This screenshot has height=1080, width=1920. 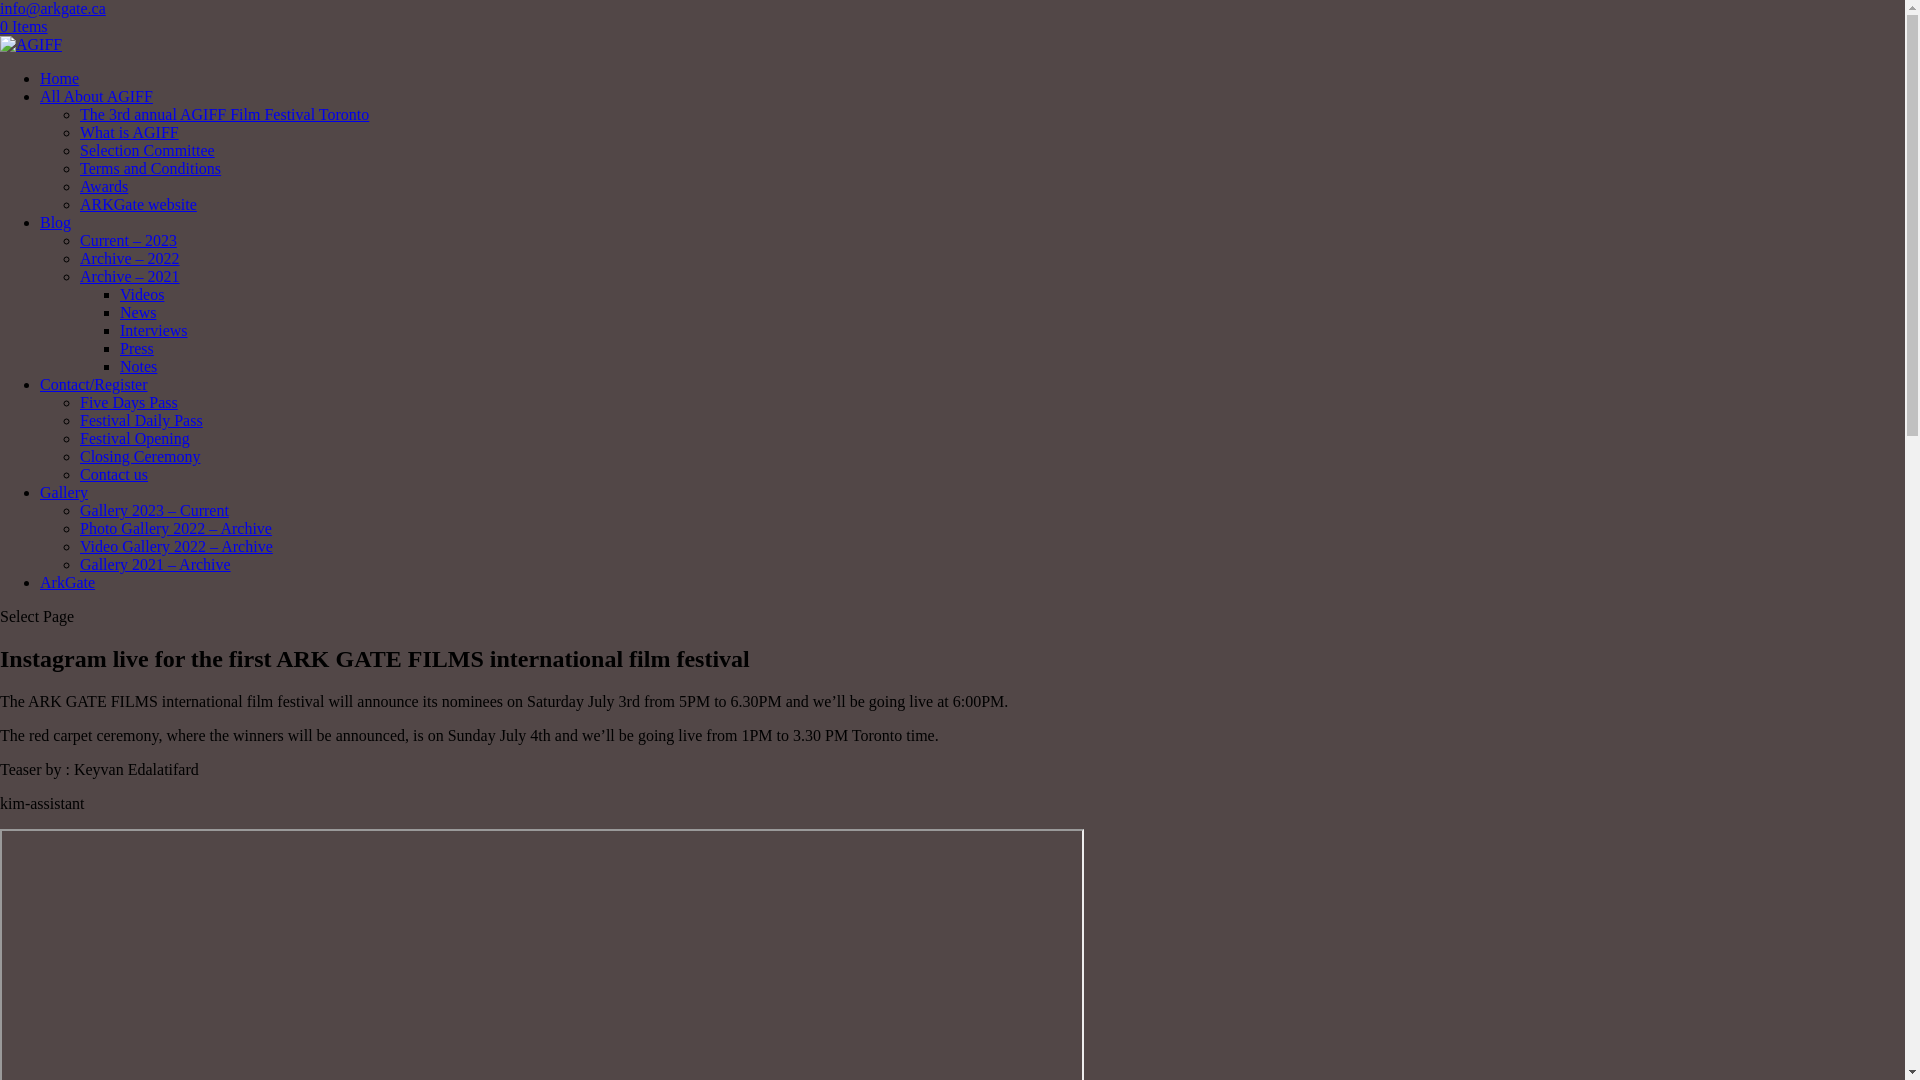 I want to click on 'Festival Opening', so click(x=133, y=437).